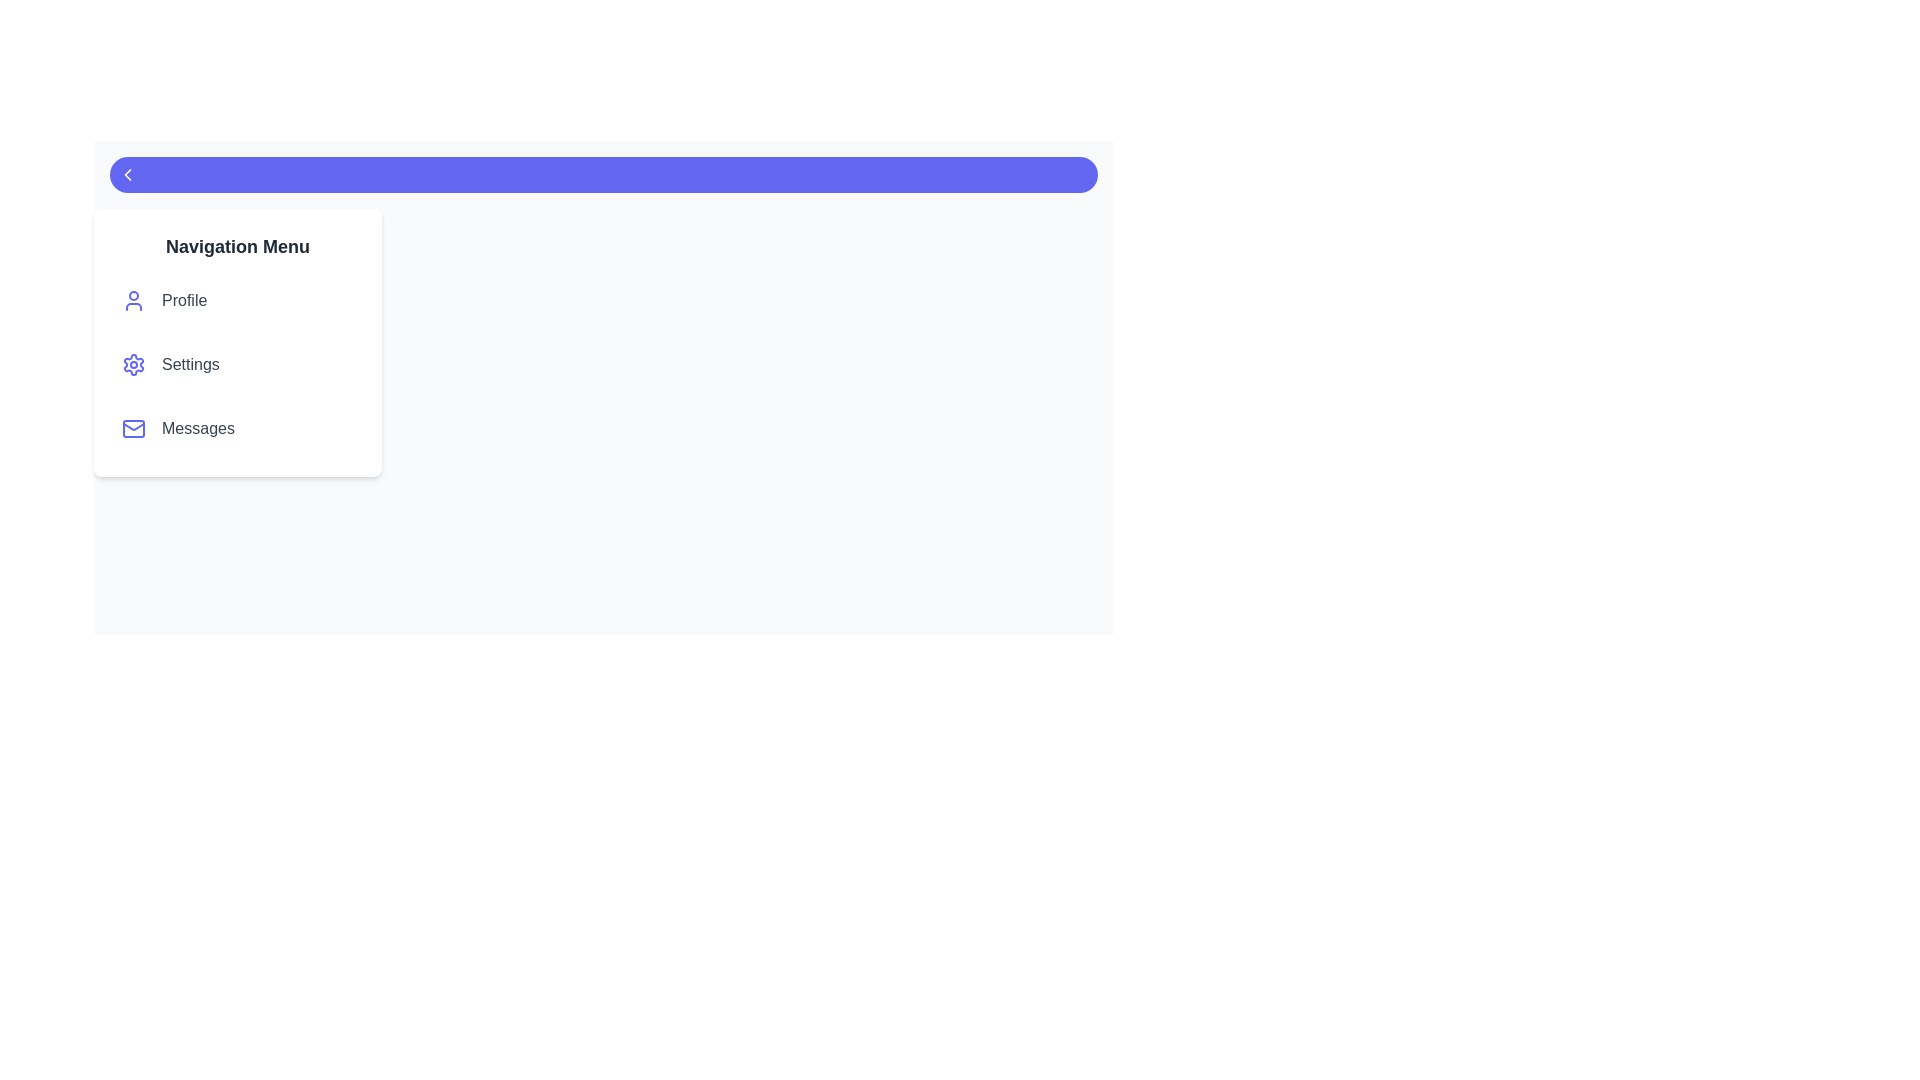 The height and width of the screenshot is (1080, 1920). I want to click on the menu item labeled Settings to highlight it, so click(238, 365).